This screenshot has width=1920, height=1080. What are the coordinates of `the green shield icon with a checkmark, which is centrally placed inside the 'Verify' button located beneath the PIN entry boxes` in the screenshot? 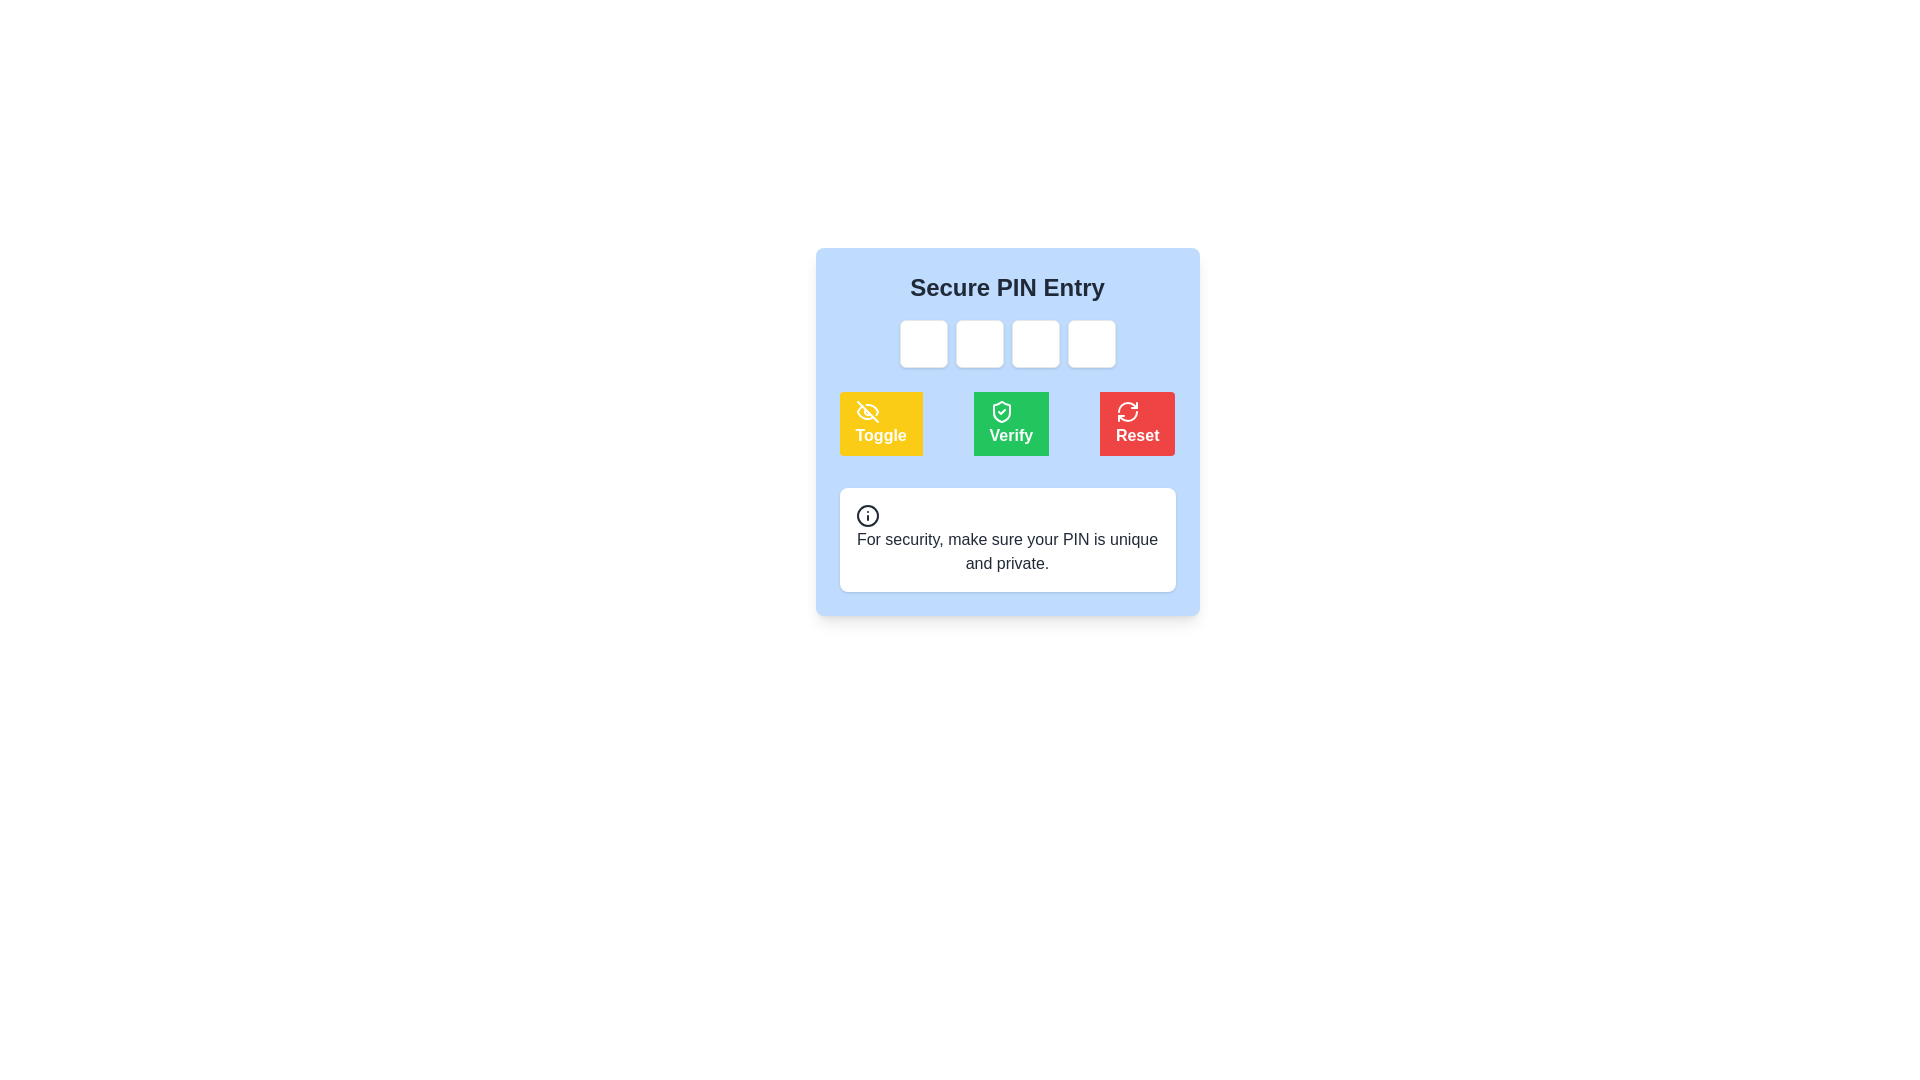 It's located at (1001, 411).